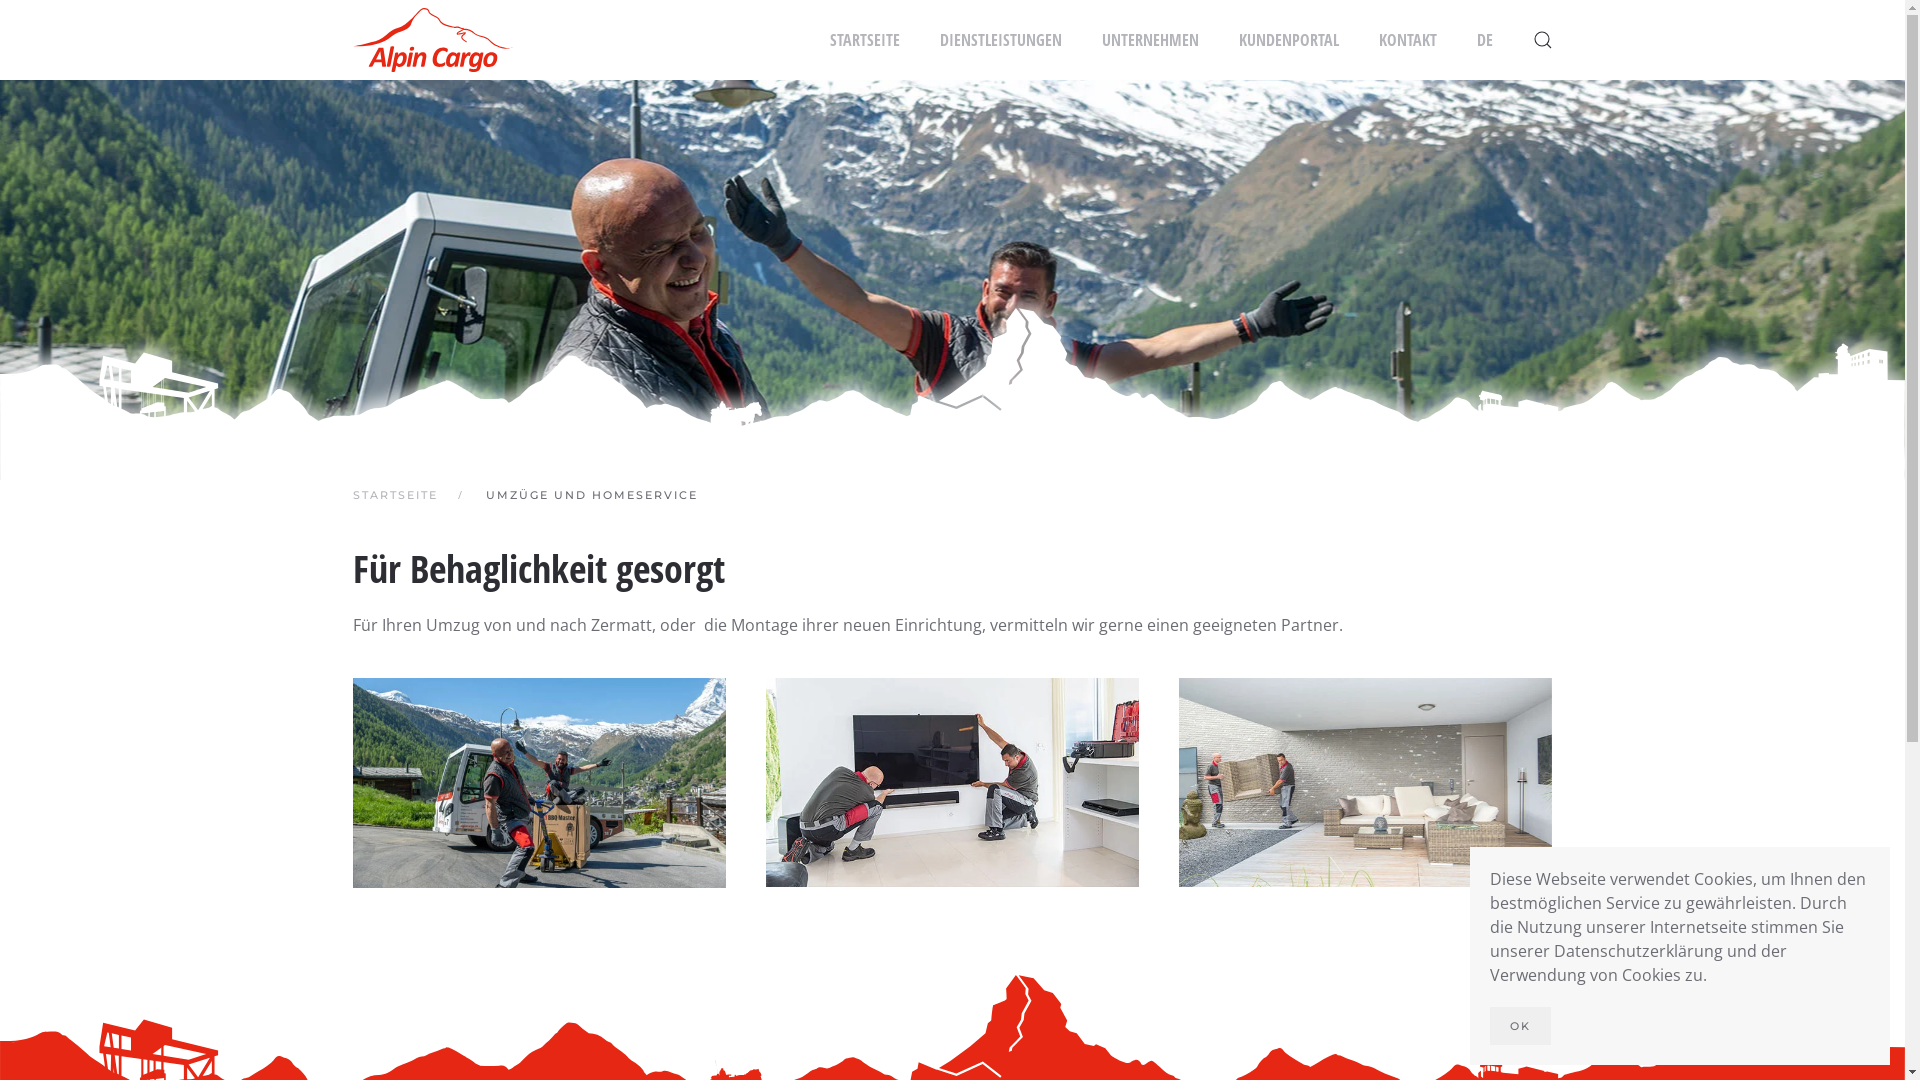 This screenshot has height=1080, width=1920. Describe the element at coordinates (939, 39) in the screenshot. I see `'DIENSTLEISTUNGEN'` at that location.